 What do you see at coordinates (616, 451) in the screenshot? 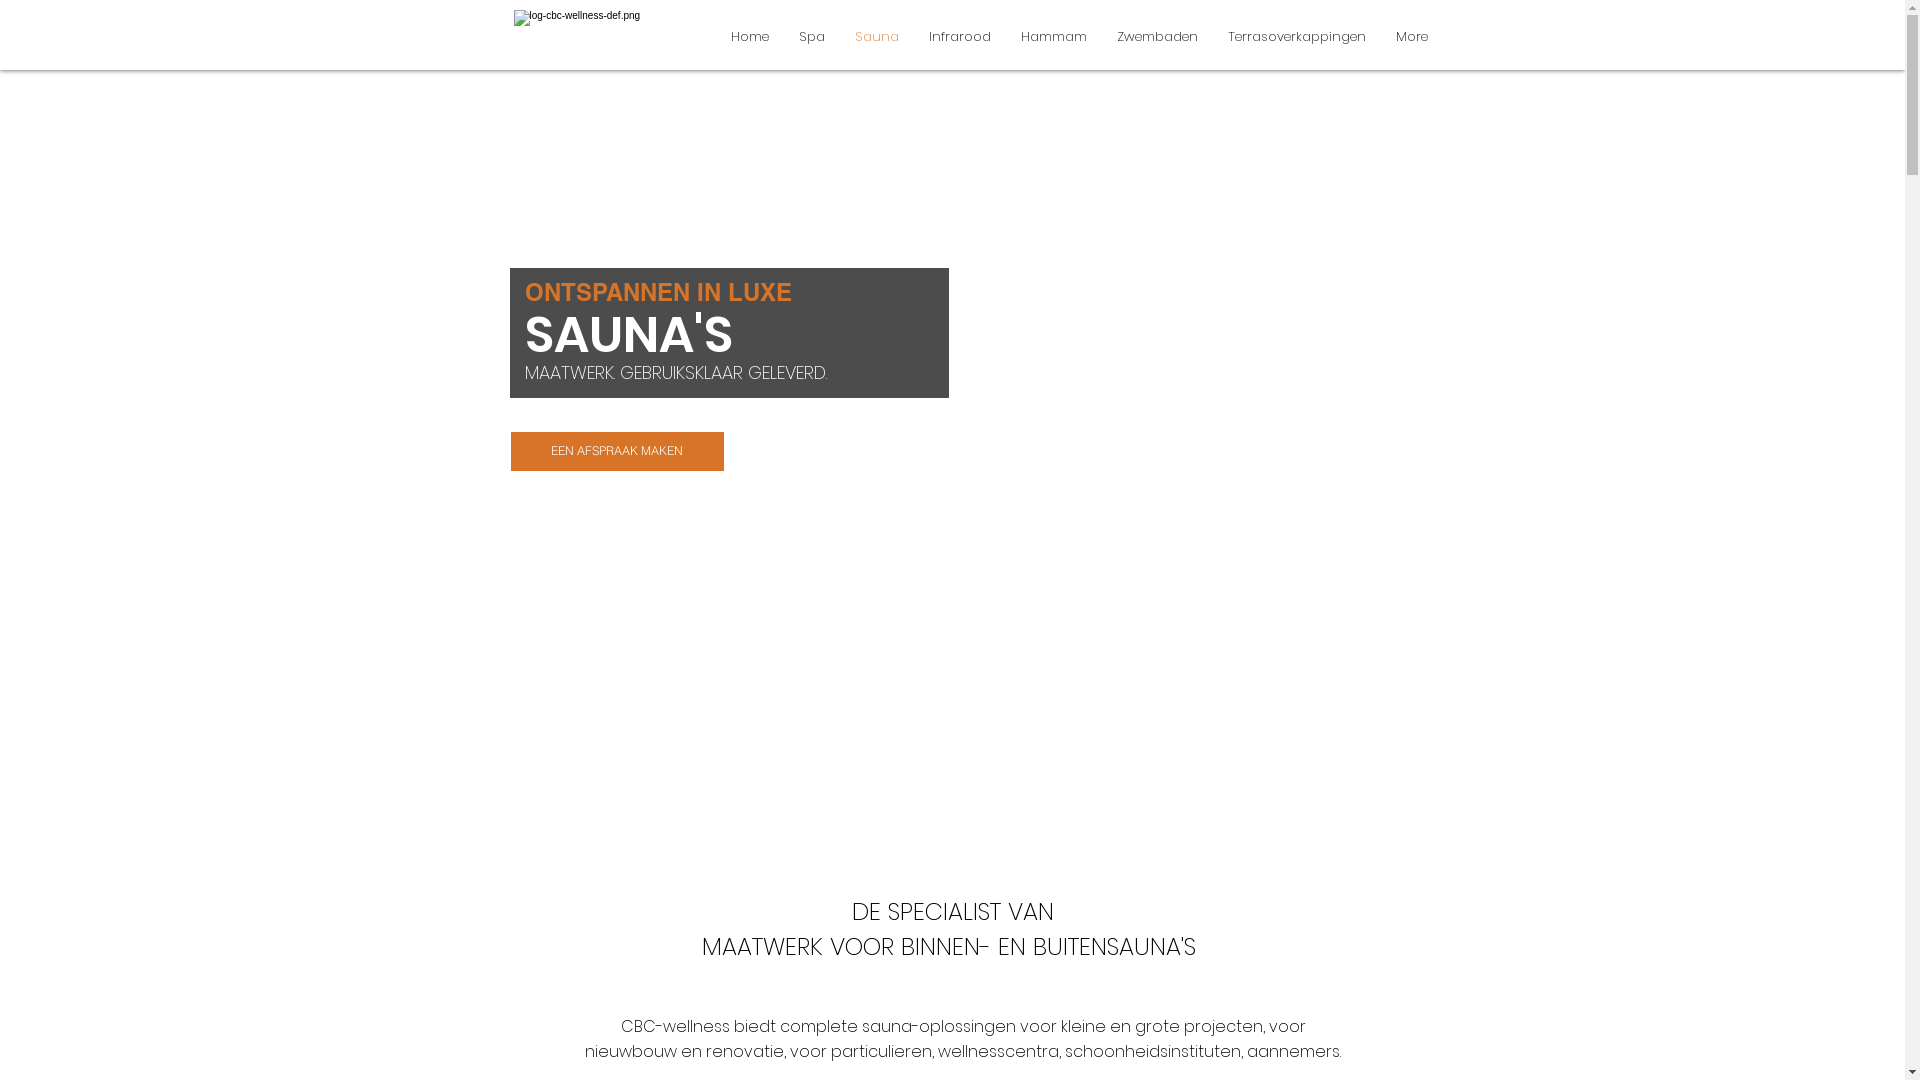
I see `'EEN AFSPRAAK MAKEN'` at bounding box center [616, 451].